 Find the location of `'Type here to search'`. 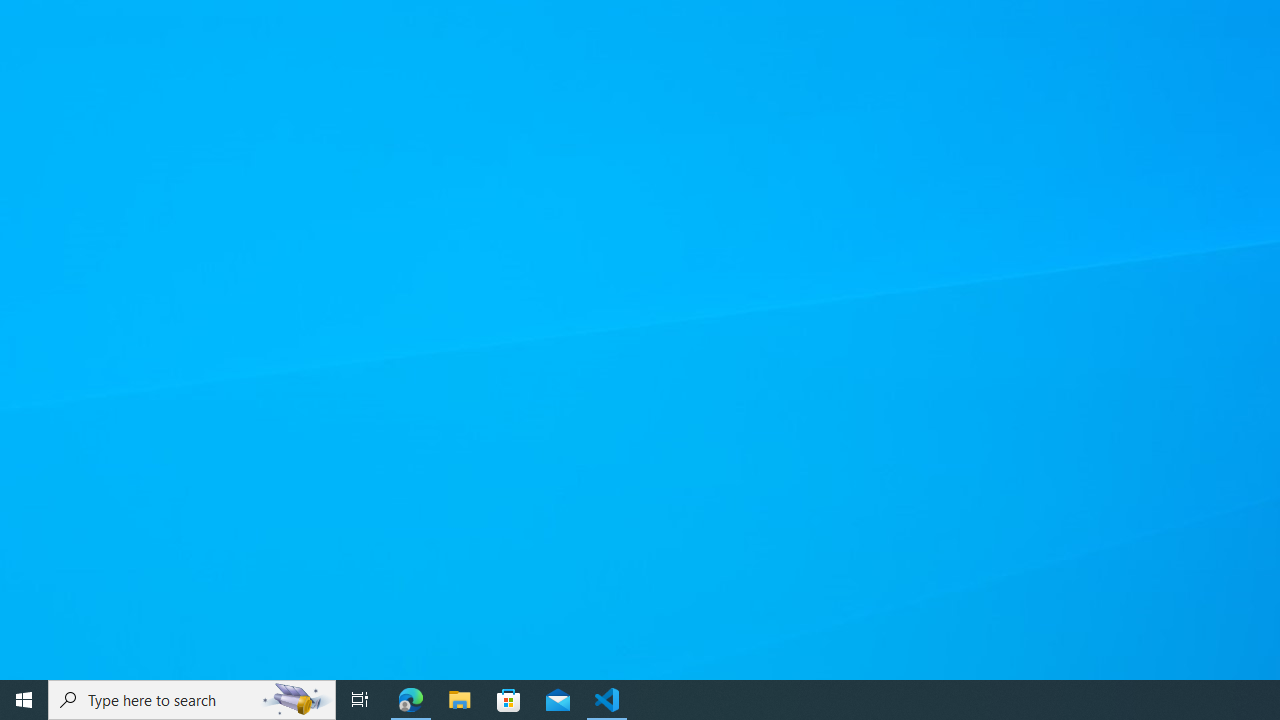

'Type here to search' is located at coordinates (192, 698).